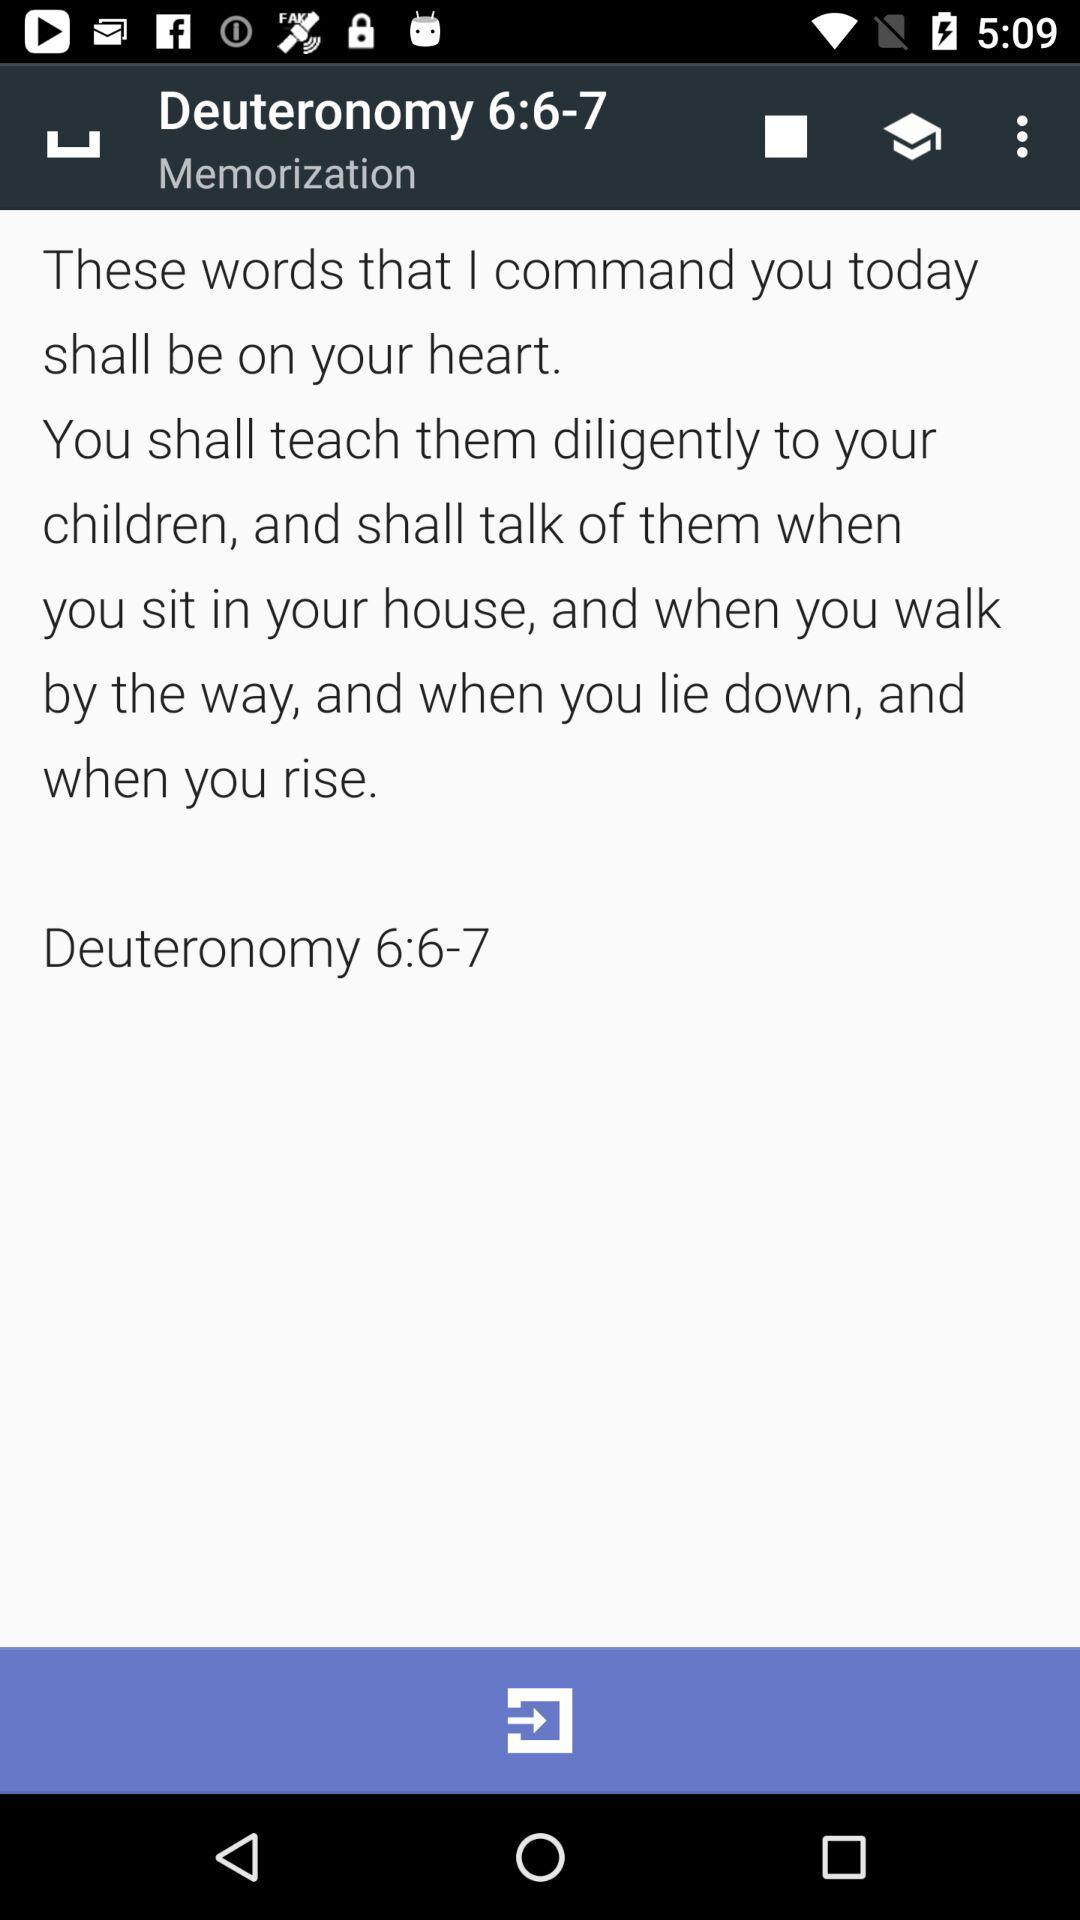 The width and height of the screenshot is (1080, 1920). Describe the element at coordinates (540, 1719) in the screenshot. I see `next verse` at that location.